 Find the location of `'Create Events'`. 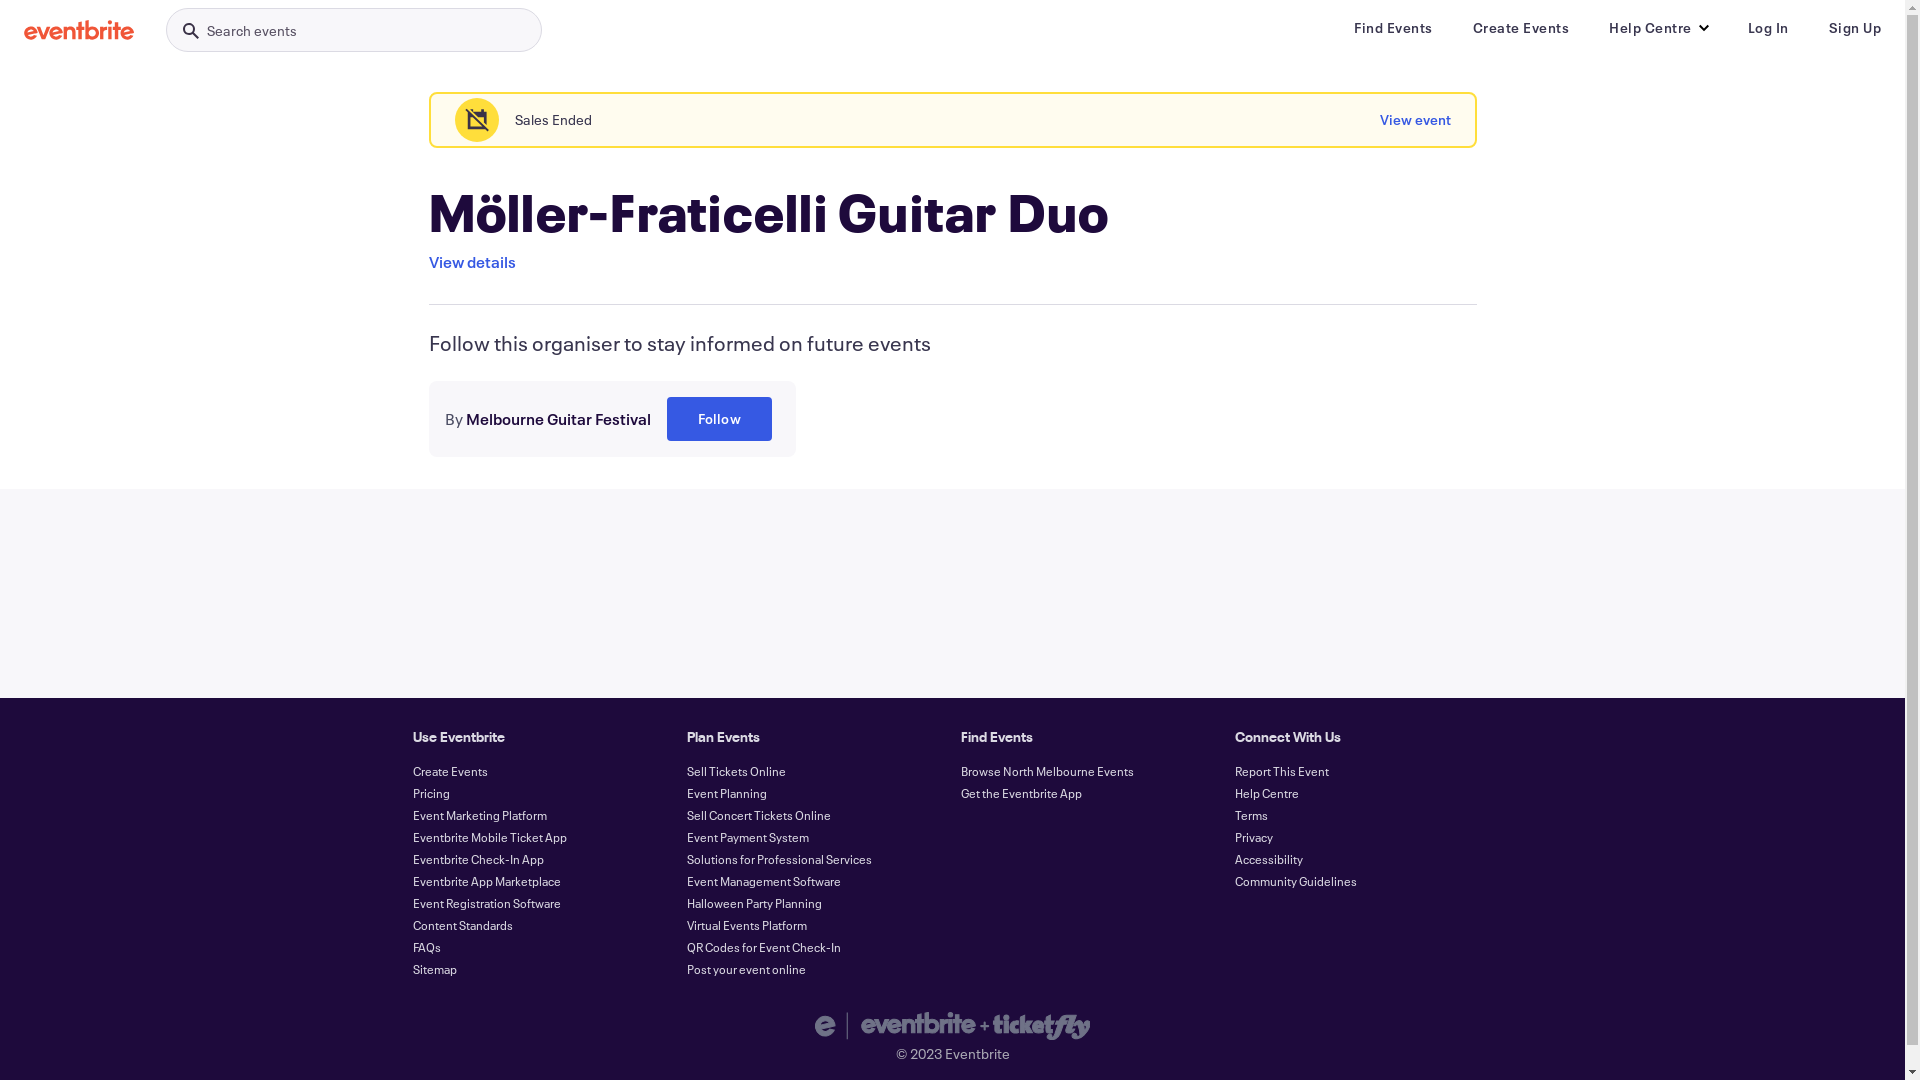

'Create Events' is located at coordinates (448, 770).